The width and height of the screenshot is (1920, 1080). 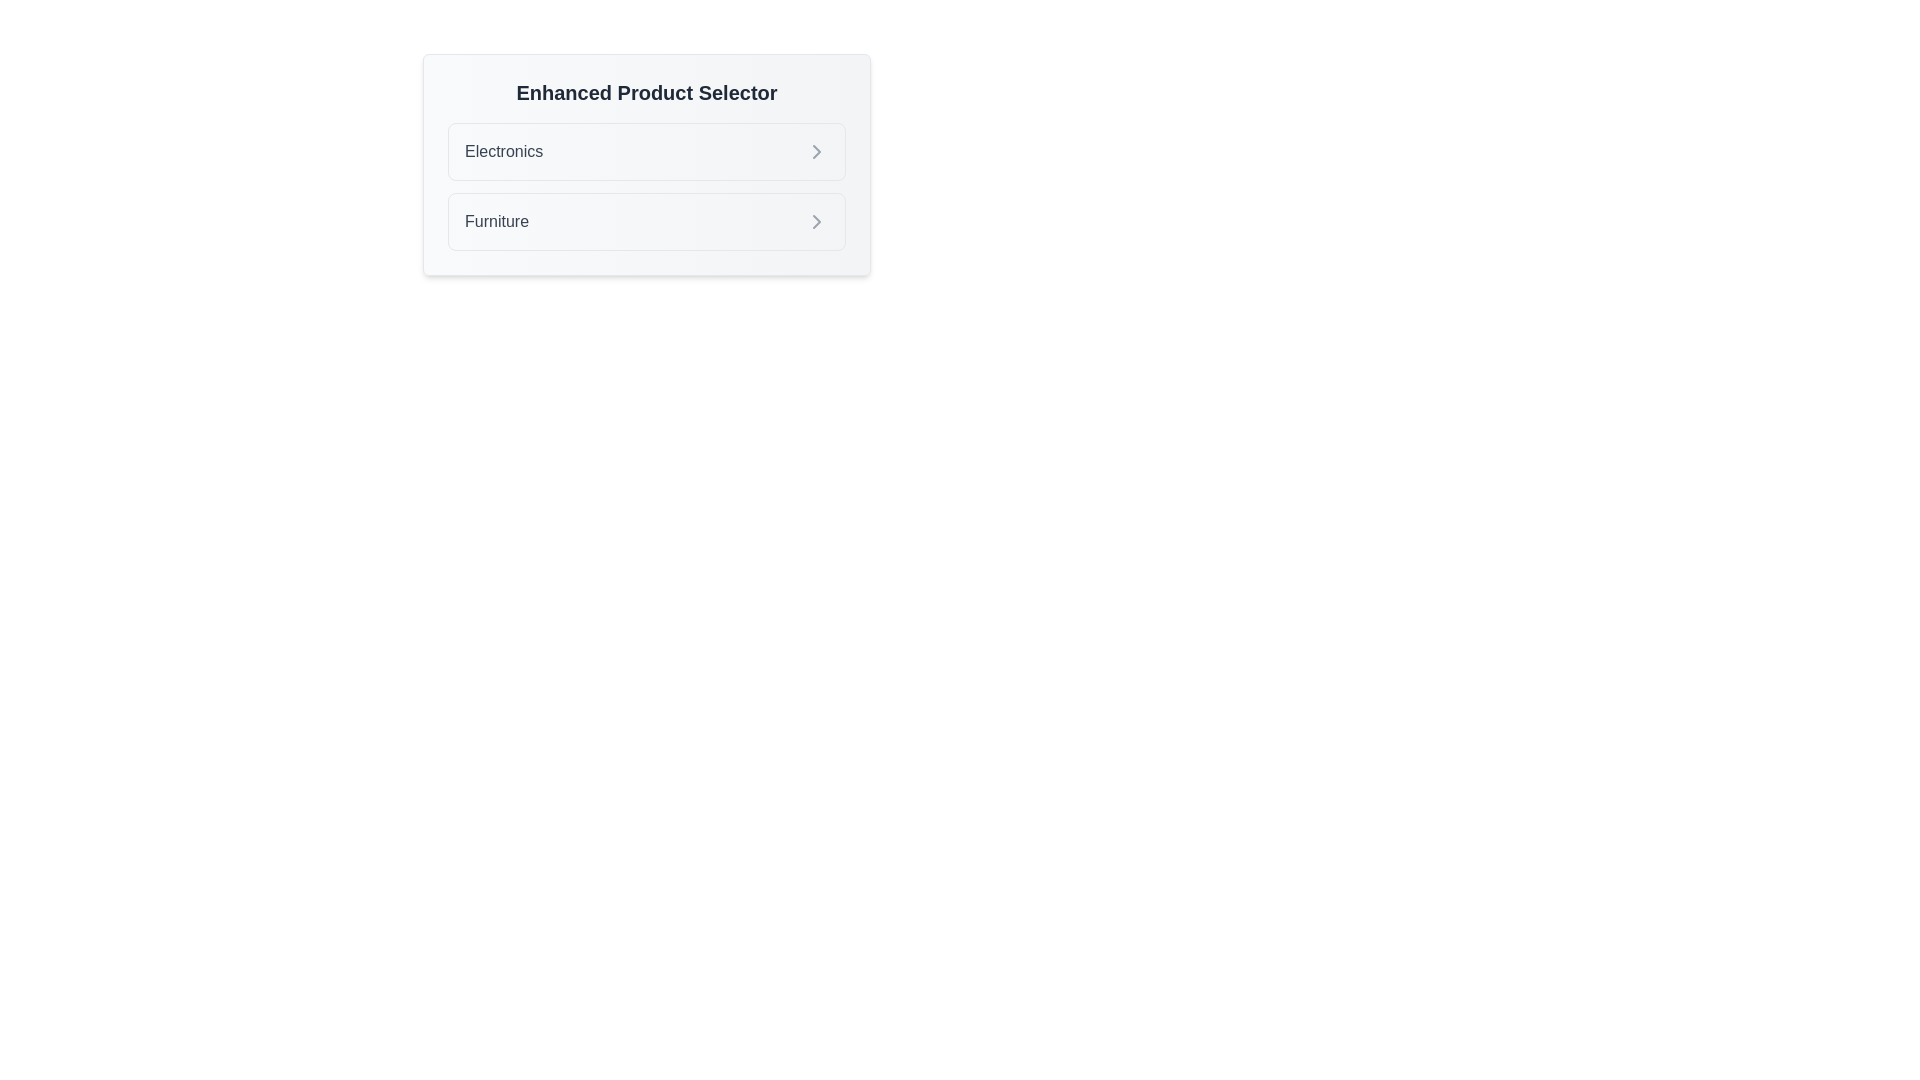 I want to click on the chevron icon next to the 'Electronics' text label, so click(x=816, y=150).